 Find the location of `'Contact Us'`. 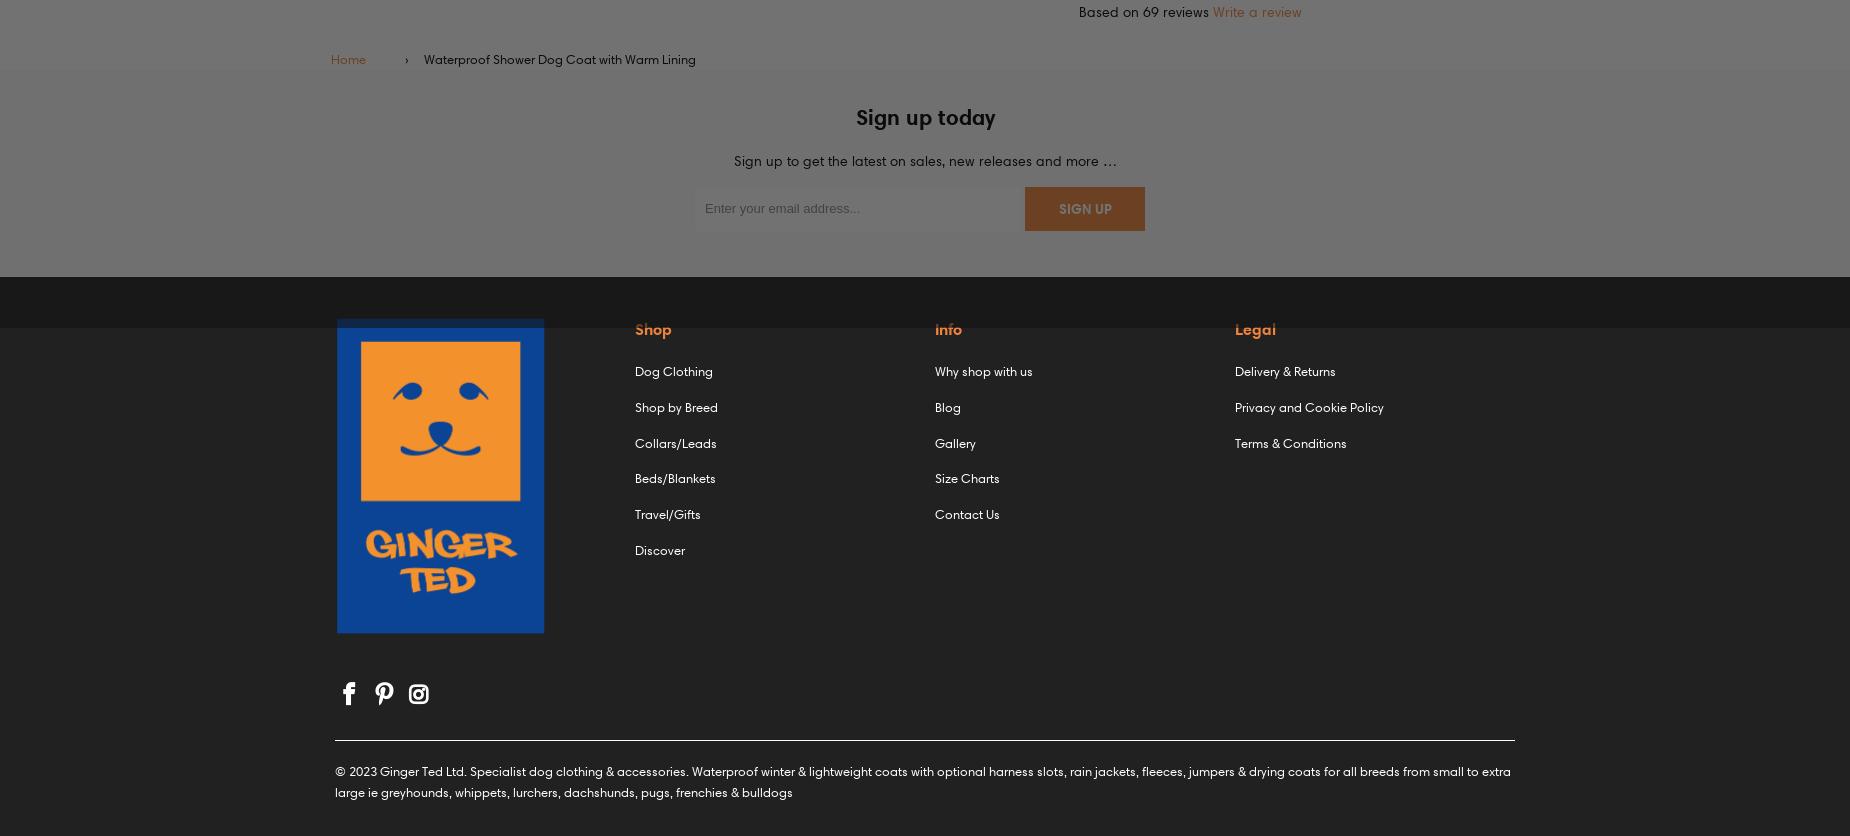

'Contact Us' is located at coordinates (966, 513).